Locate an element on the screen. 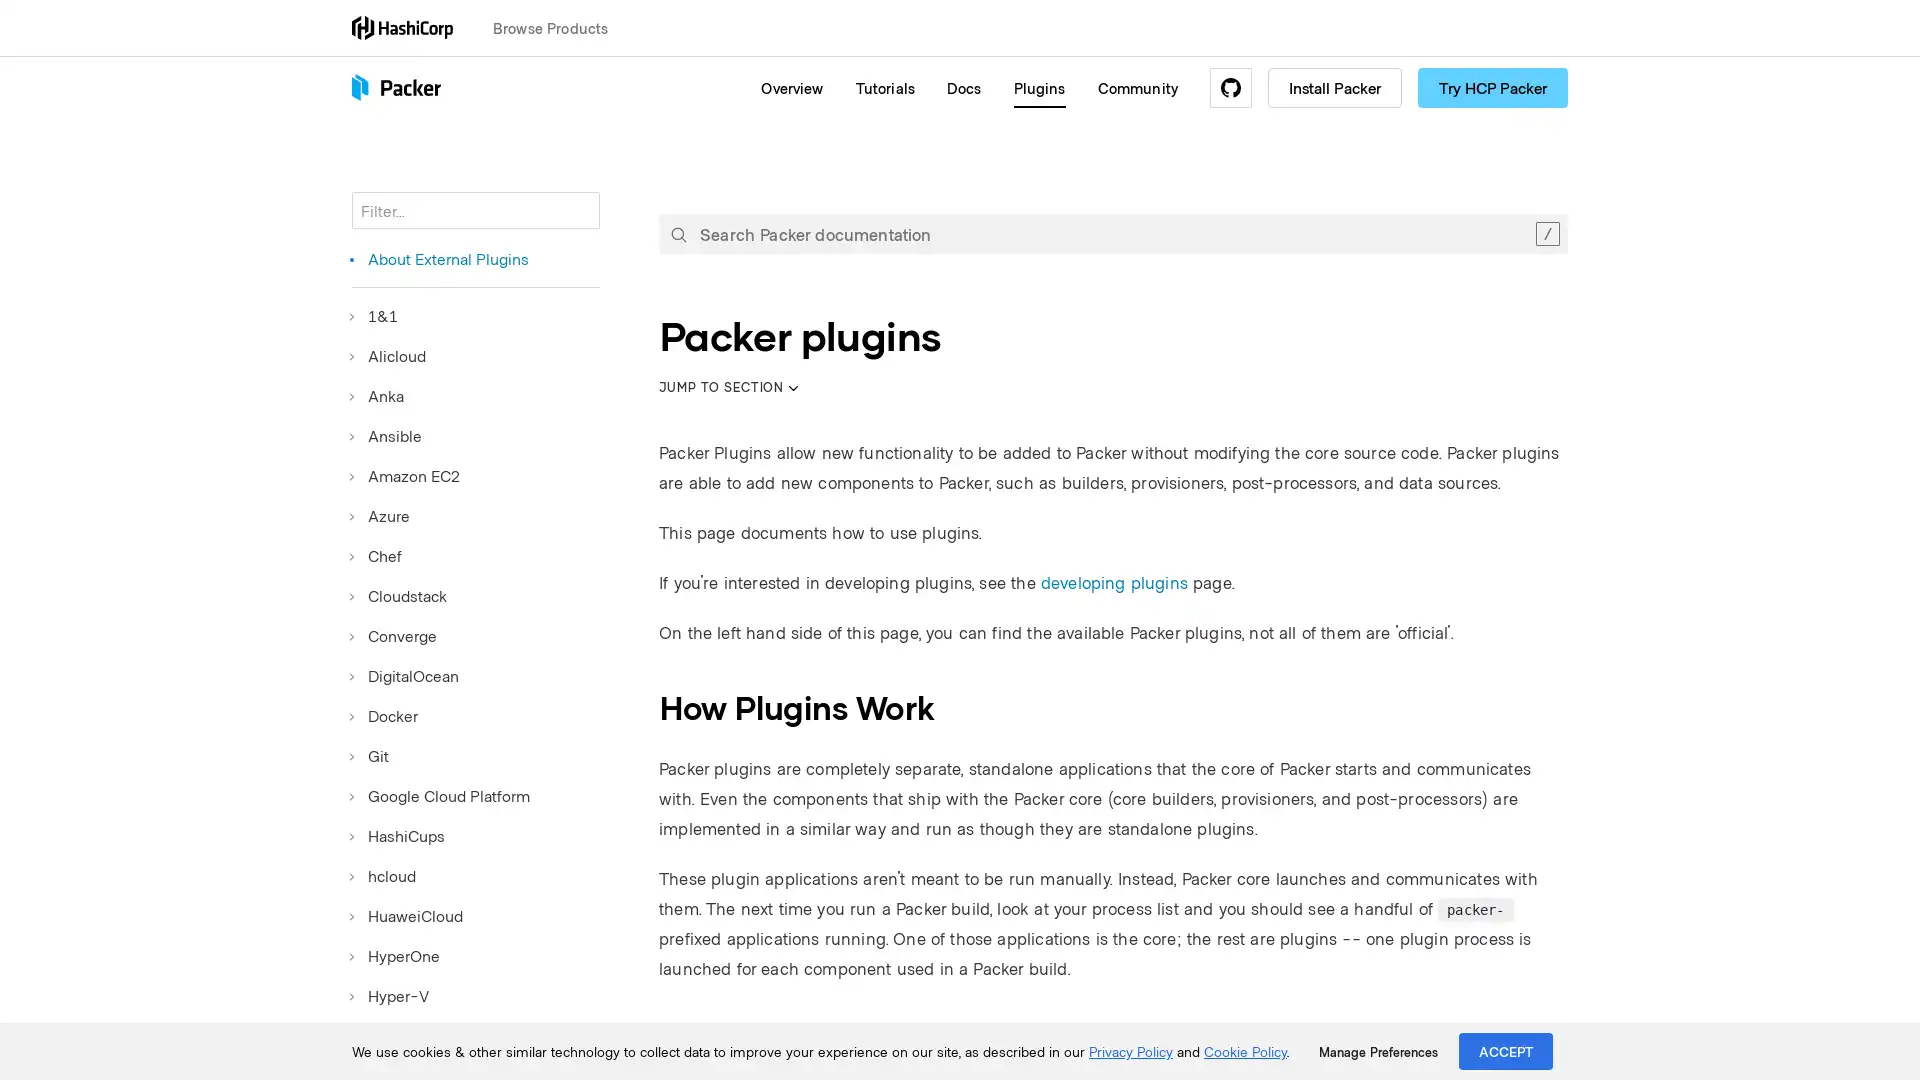  Converge is located at coordinates (394, 636).